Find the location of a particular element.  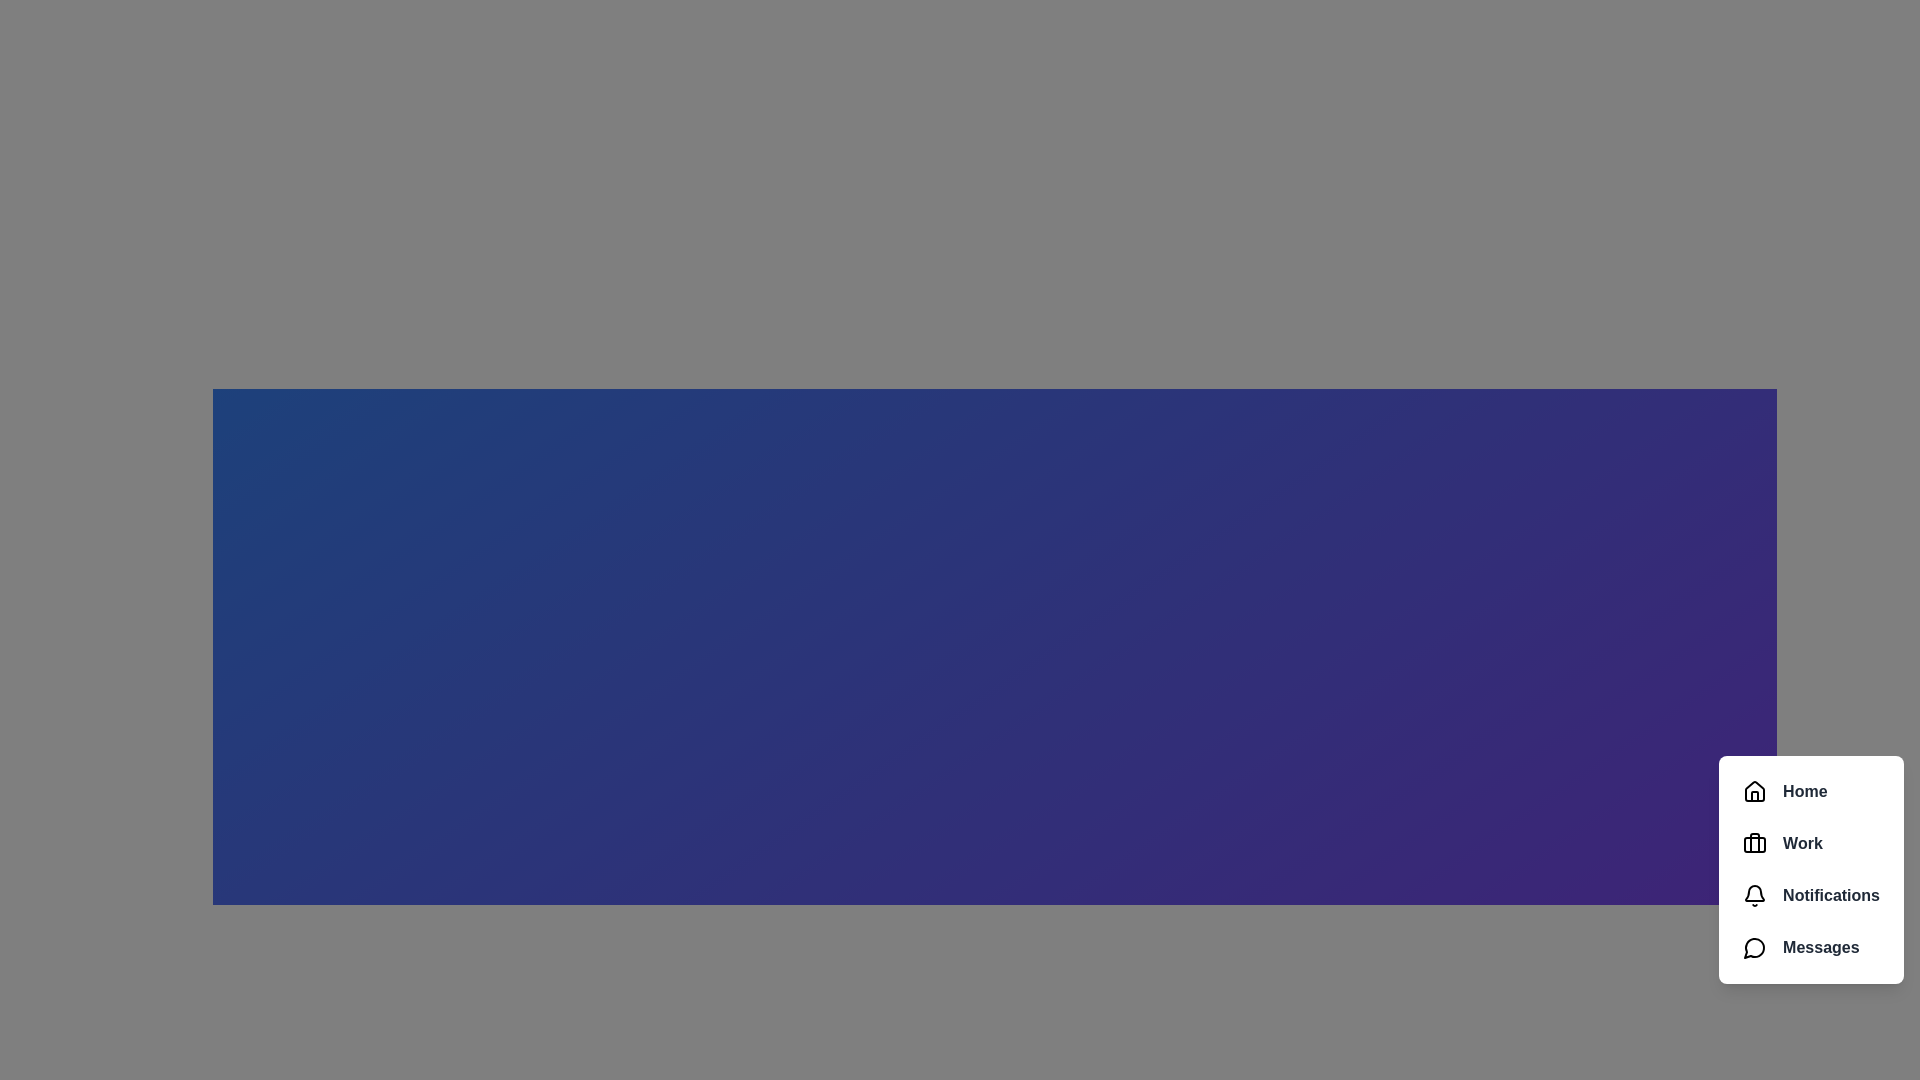

the Home in the speed dial menu is located at coordinates (1811, 790).